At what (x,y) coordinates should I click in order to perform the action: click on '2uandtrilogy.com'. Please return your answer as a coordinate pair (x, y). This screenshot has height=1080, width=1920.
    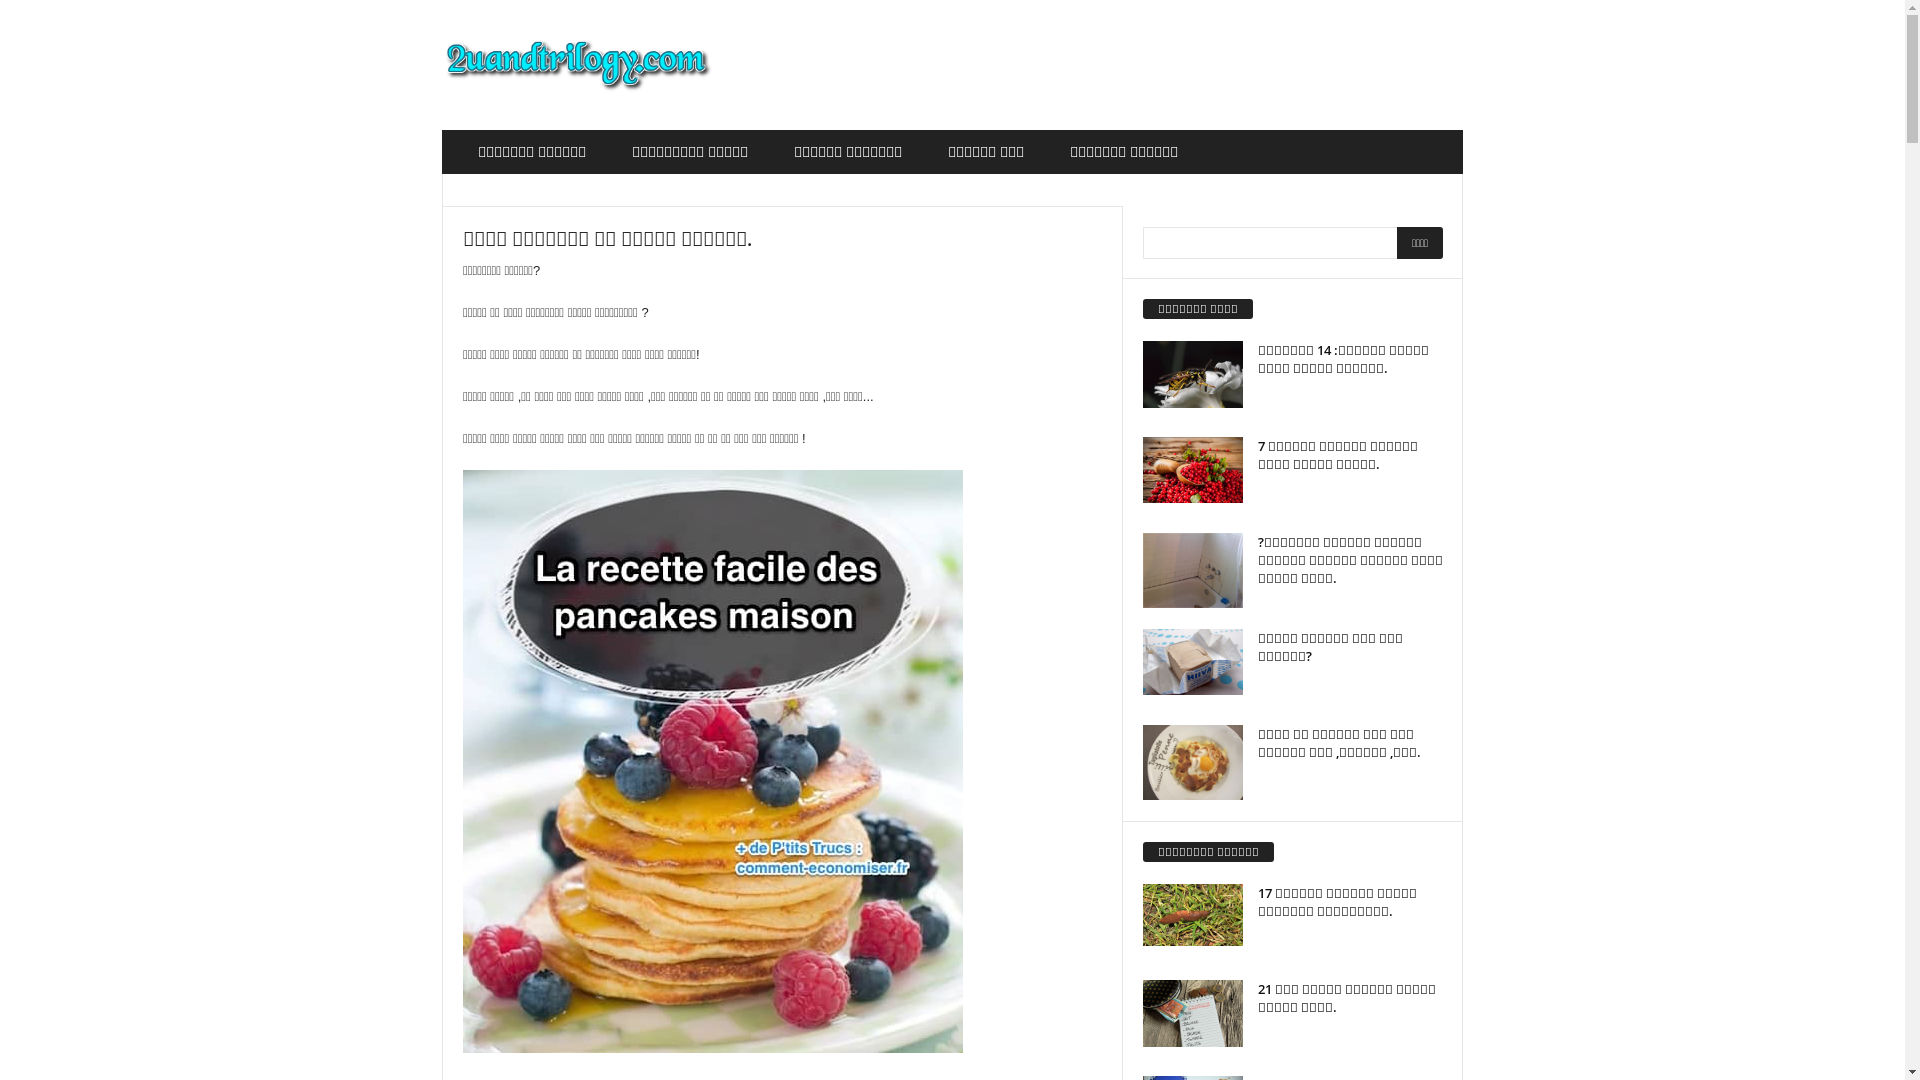
    Looking at the image, I should click on (576, 64).